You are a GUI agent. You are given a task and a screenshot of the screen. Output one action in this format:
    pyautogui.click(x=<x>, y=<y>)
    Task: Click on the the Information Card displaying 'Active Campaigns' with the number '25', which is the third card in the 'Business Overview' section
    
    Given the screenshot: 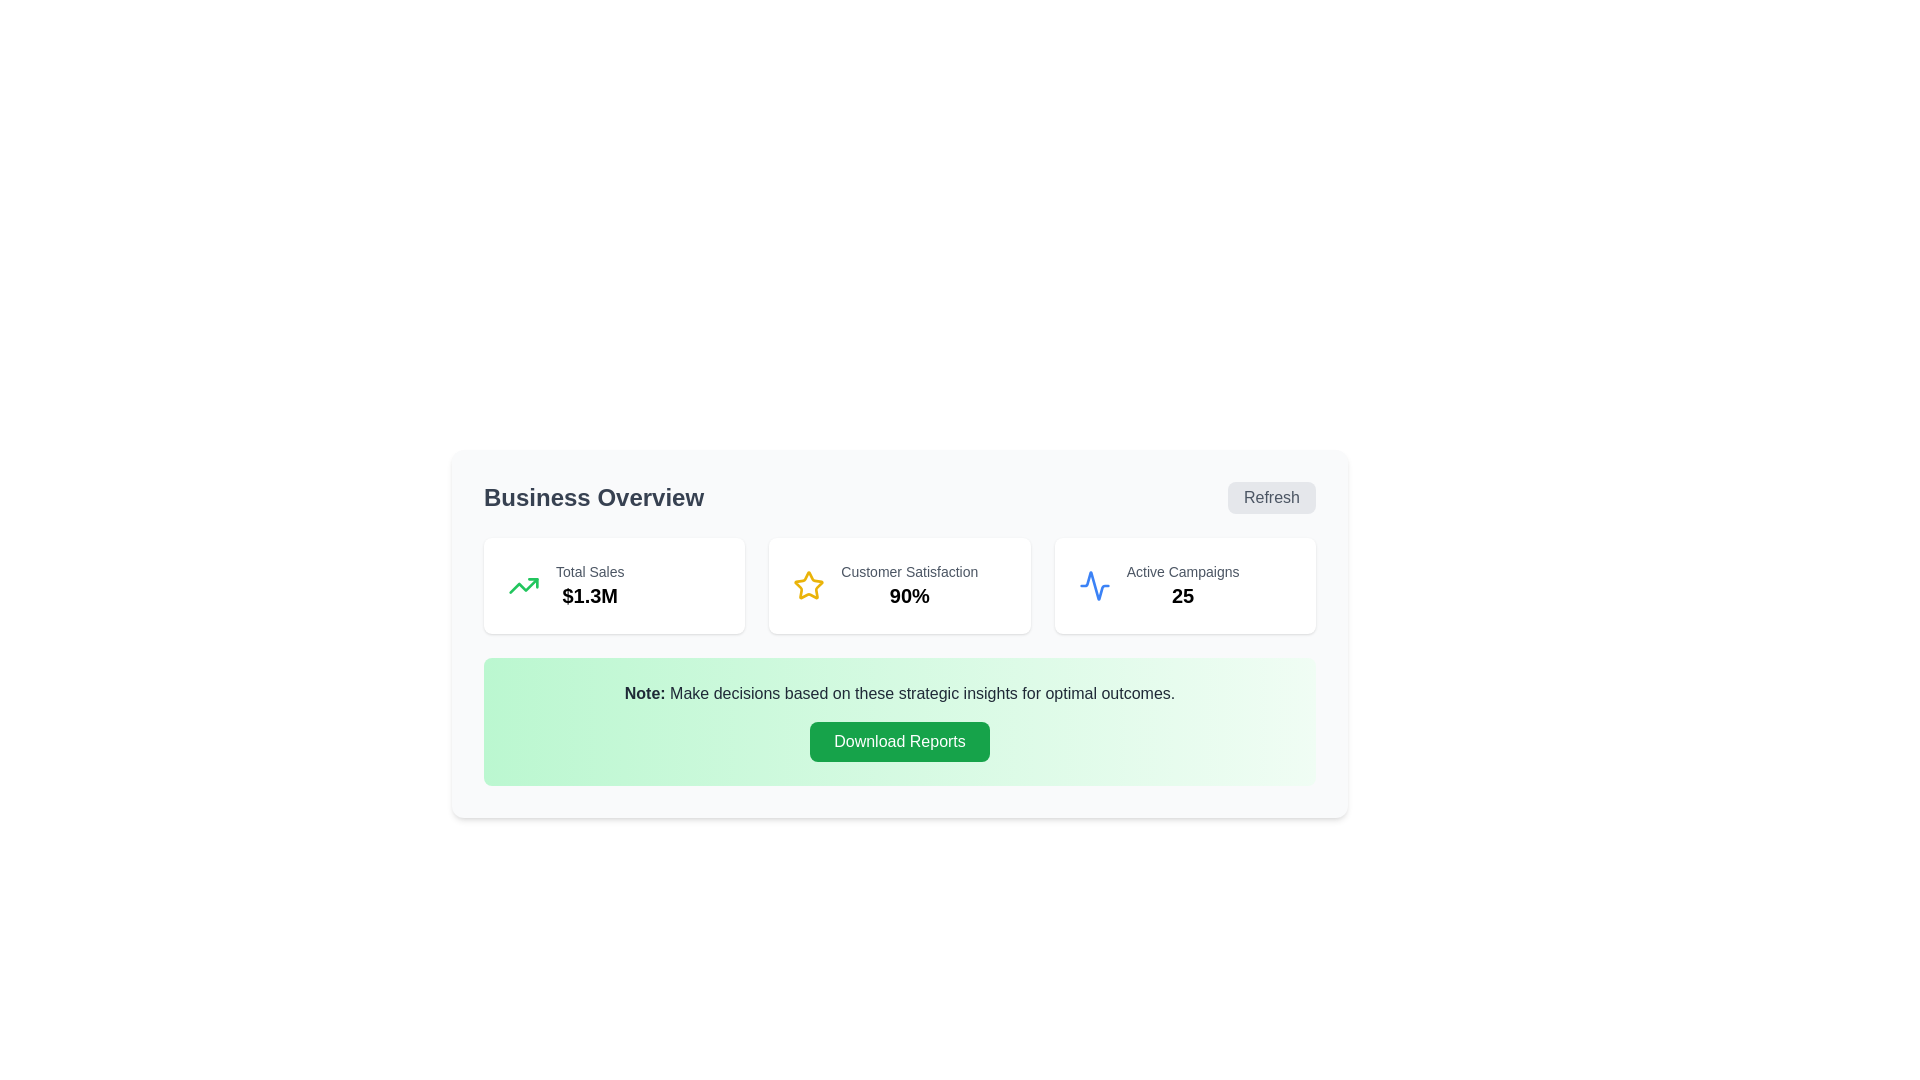 What is the action you would take?
    pyautogui.click(x=1185, y=585)
    